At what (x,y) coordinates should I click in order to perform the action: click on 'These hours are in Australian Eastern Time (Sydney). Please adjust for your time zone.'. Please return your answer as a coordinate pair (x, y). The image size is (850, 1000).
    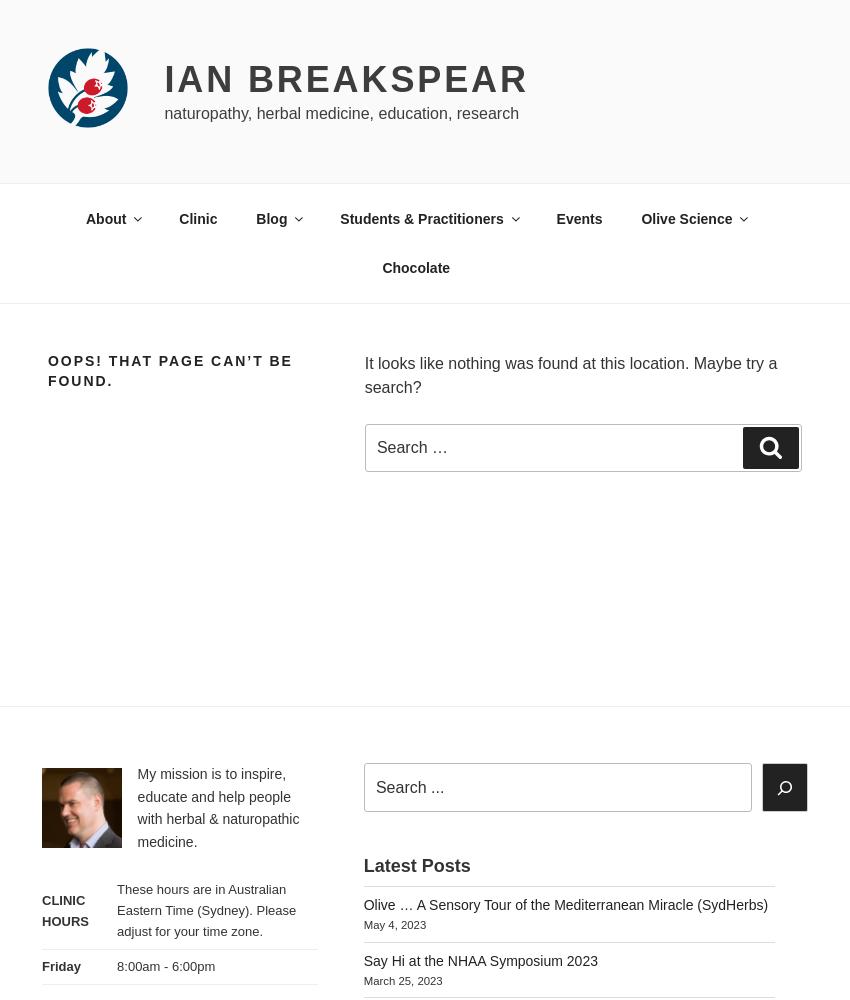
    Looking at the image, I should click on (205, 910).